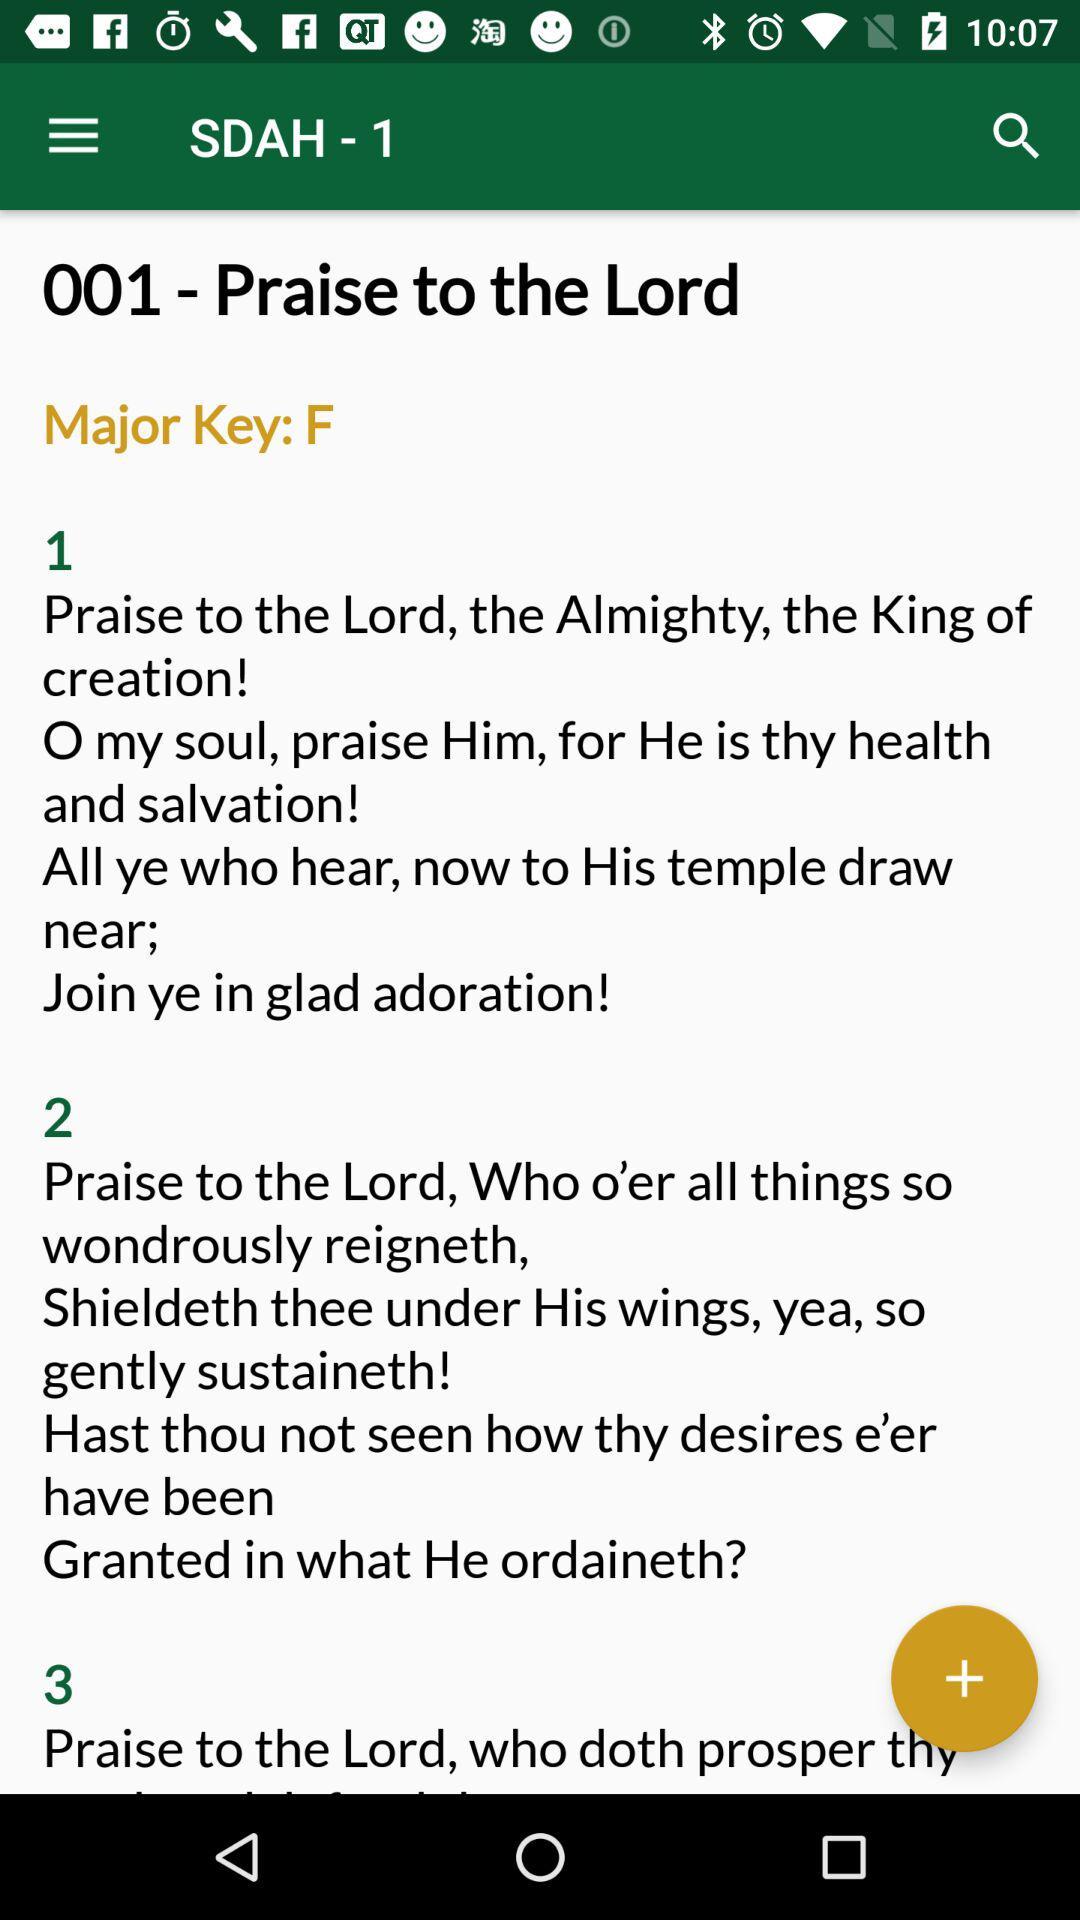 The height and width of the screenshot is (1920, 1080). What do you see at coordinates (72, 135) in the screenshot?
I see `the item next to the sdah - 1 item` at bounding box center [72, 135].